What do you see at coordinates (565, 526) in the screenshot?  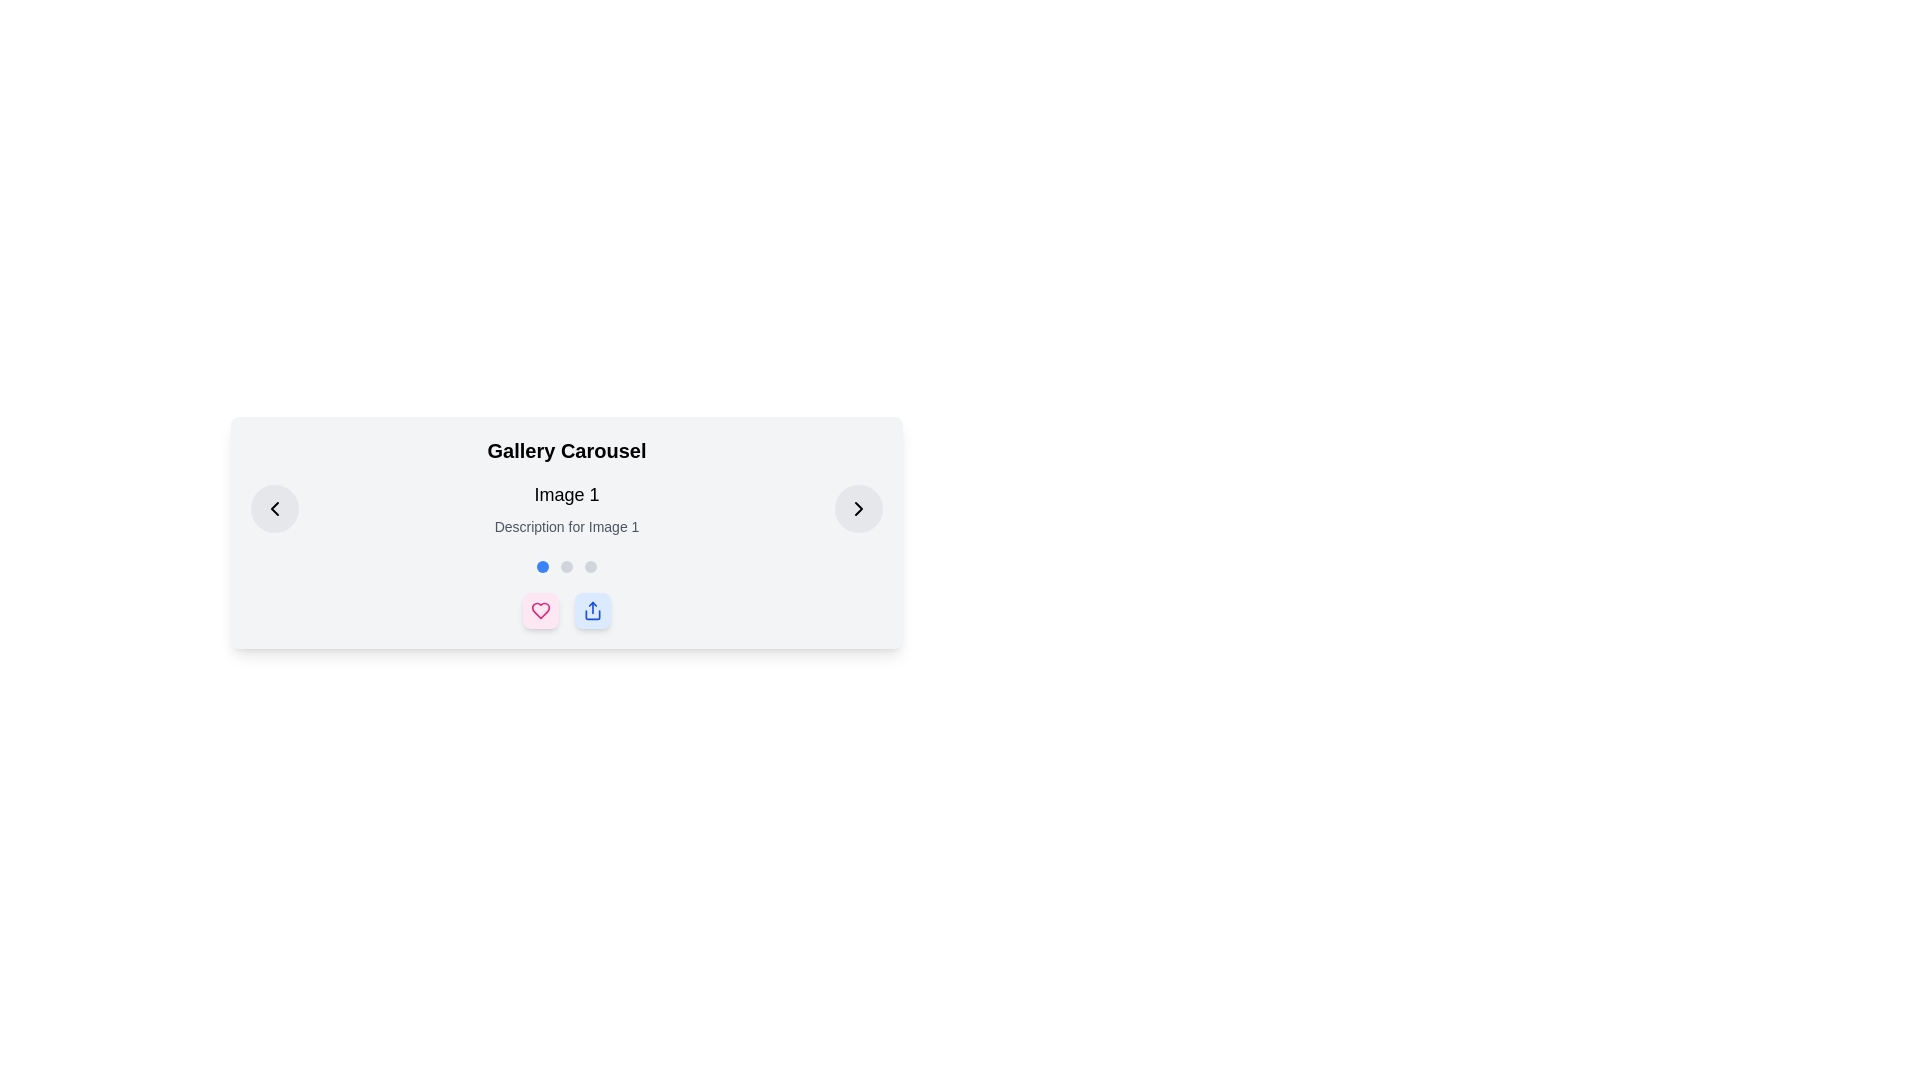 I see `the descriptive label providing additional information related to the 'Image 1' item in the 'Gallery Carousel'` at bounding box center [565, 526].